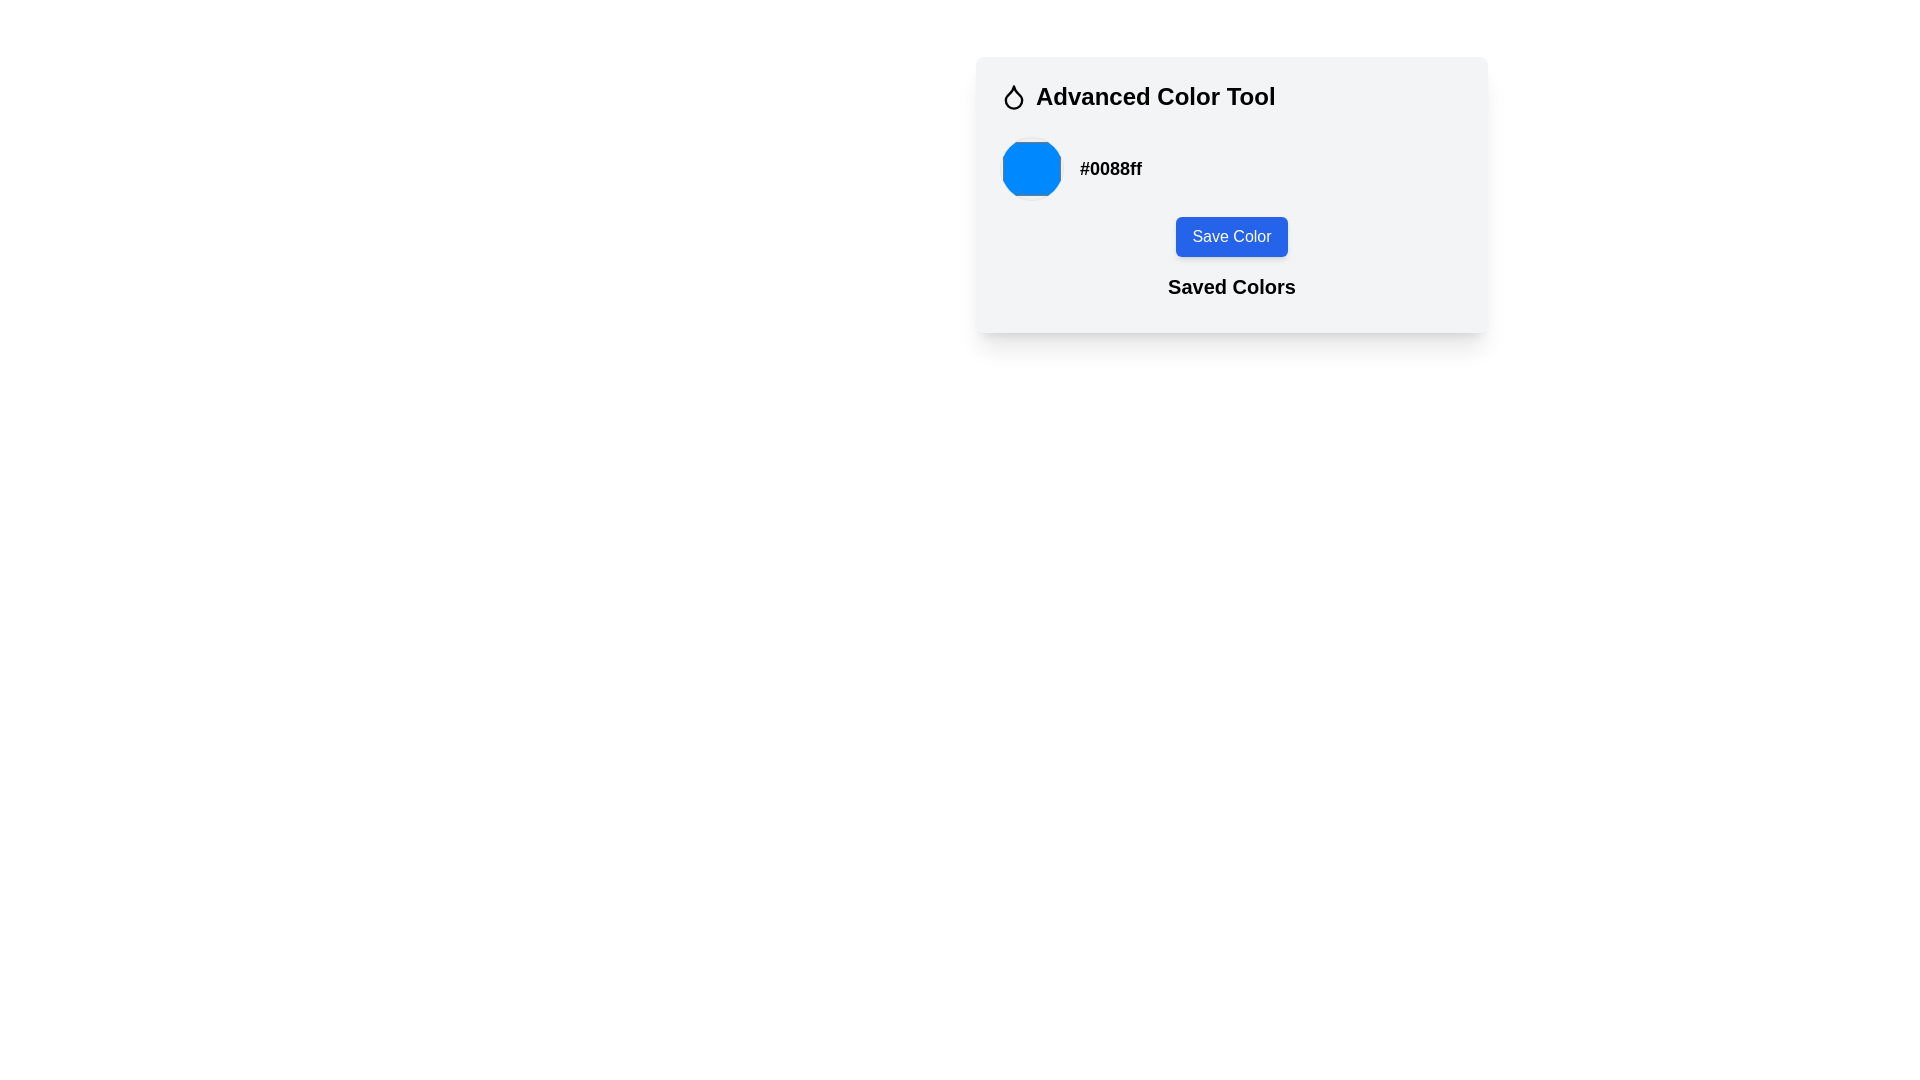  Describe the element at coordinates (1032, 168) in the screenshot. I see `the octagonal blue button located at the top left corner of the 'Advanced Color Tool' control panel` at that location.